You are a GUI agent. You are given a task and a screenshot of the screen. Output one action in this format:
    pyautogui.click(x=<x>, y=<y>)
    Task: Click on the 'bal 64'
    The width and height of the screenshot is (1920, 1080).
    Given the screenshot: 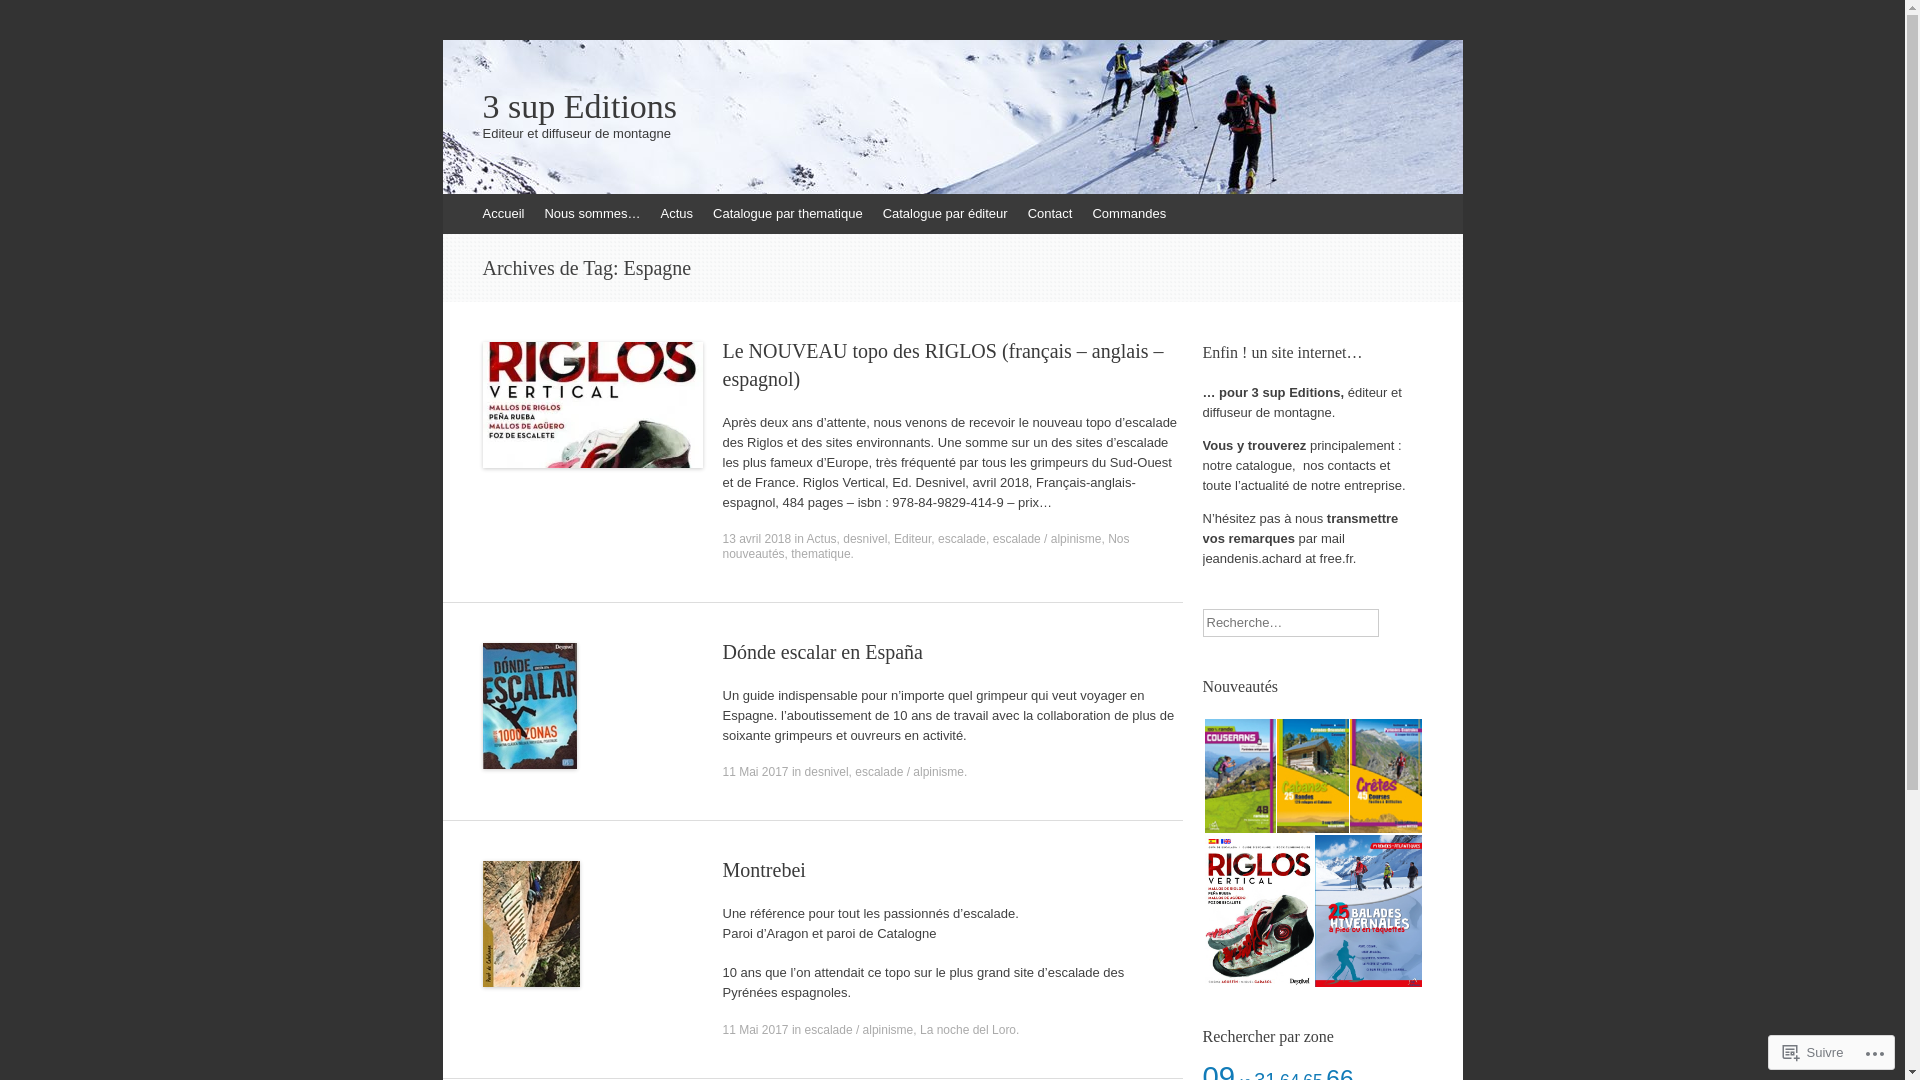 What is the action you would take?
    pyautogui.click(x=1366, y=911)
    